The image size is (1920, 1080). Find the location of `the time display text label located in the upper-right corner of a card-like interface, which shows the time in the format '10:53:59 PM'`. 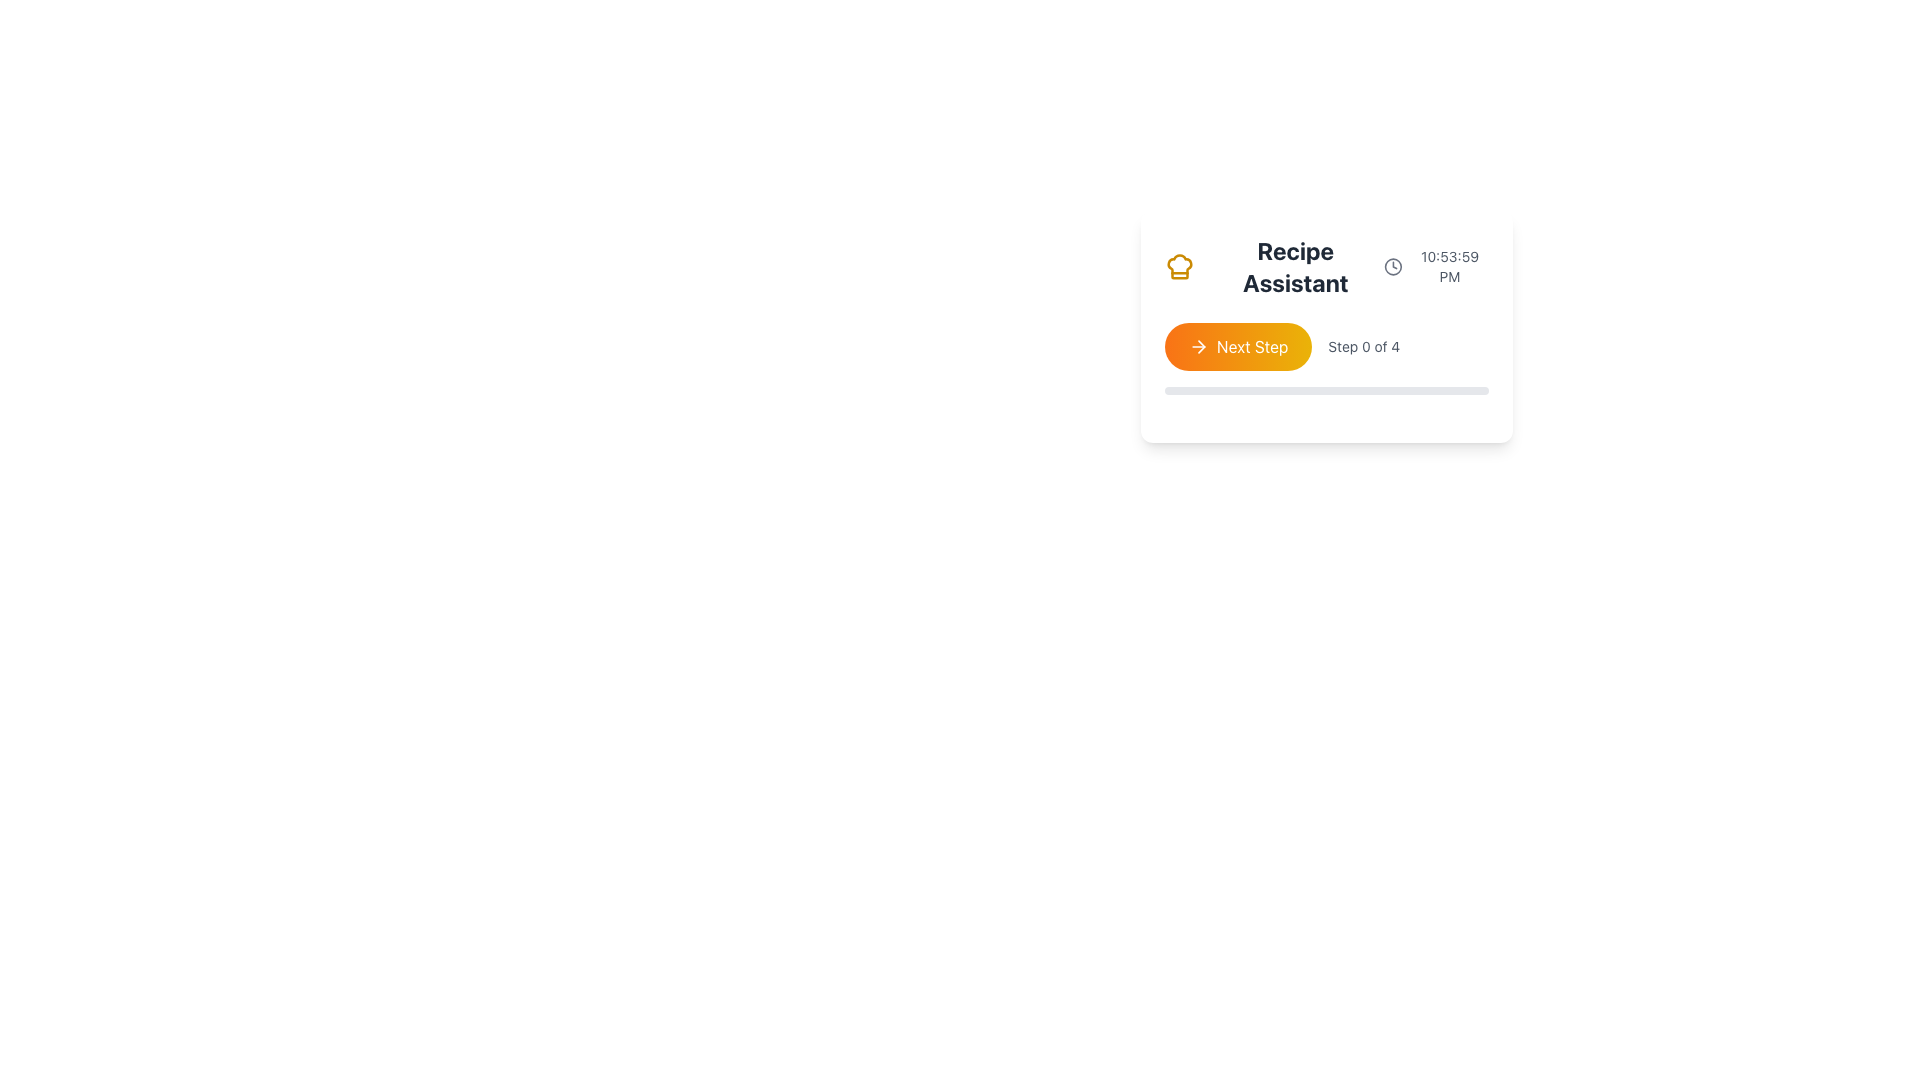

the time display text label located in the upper-right corner of a card-like interface, which shows the time in the format '10:53:59 PM' is located at coordinates (1450, 265).